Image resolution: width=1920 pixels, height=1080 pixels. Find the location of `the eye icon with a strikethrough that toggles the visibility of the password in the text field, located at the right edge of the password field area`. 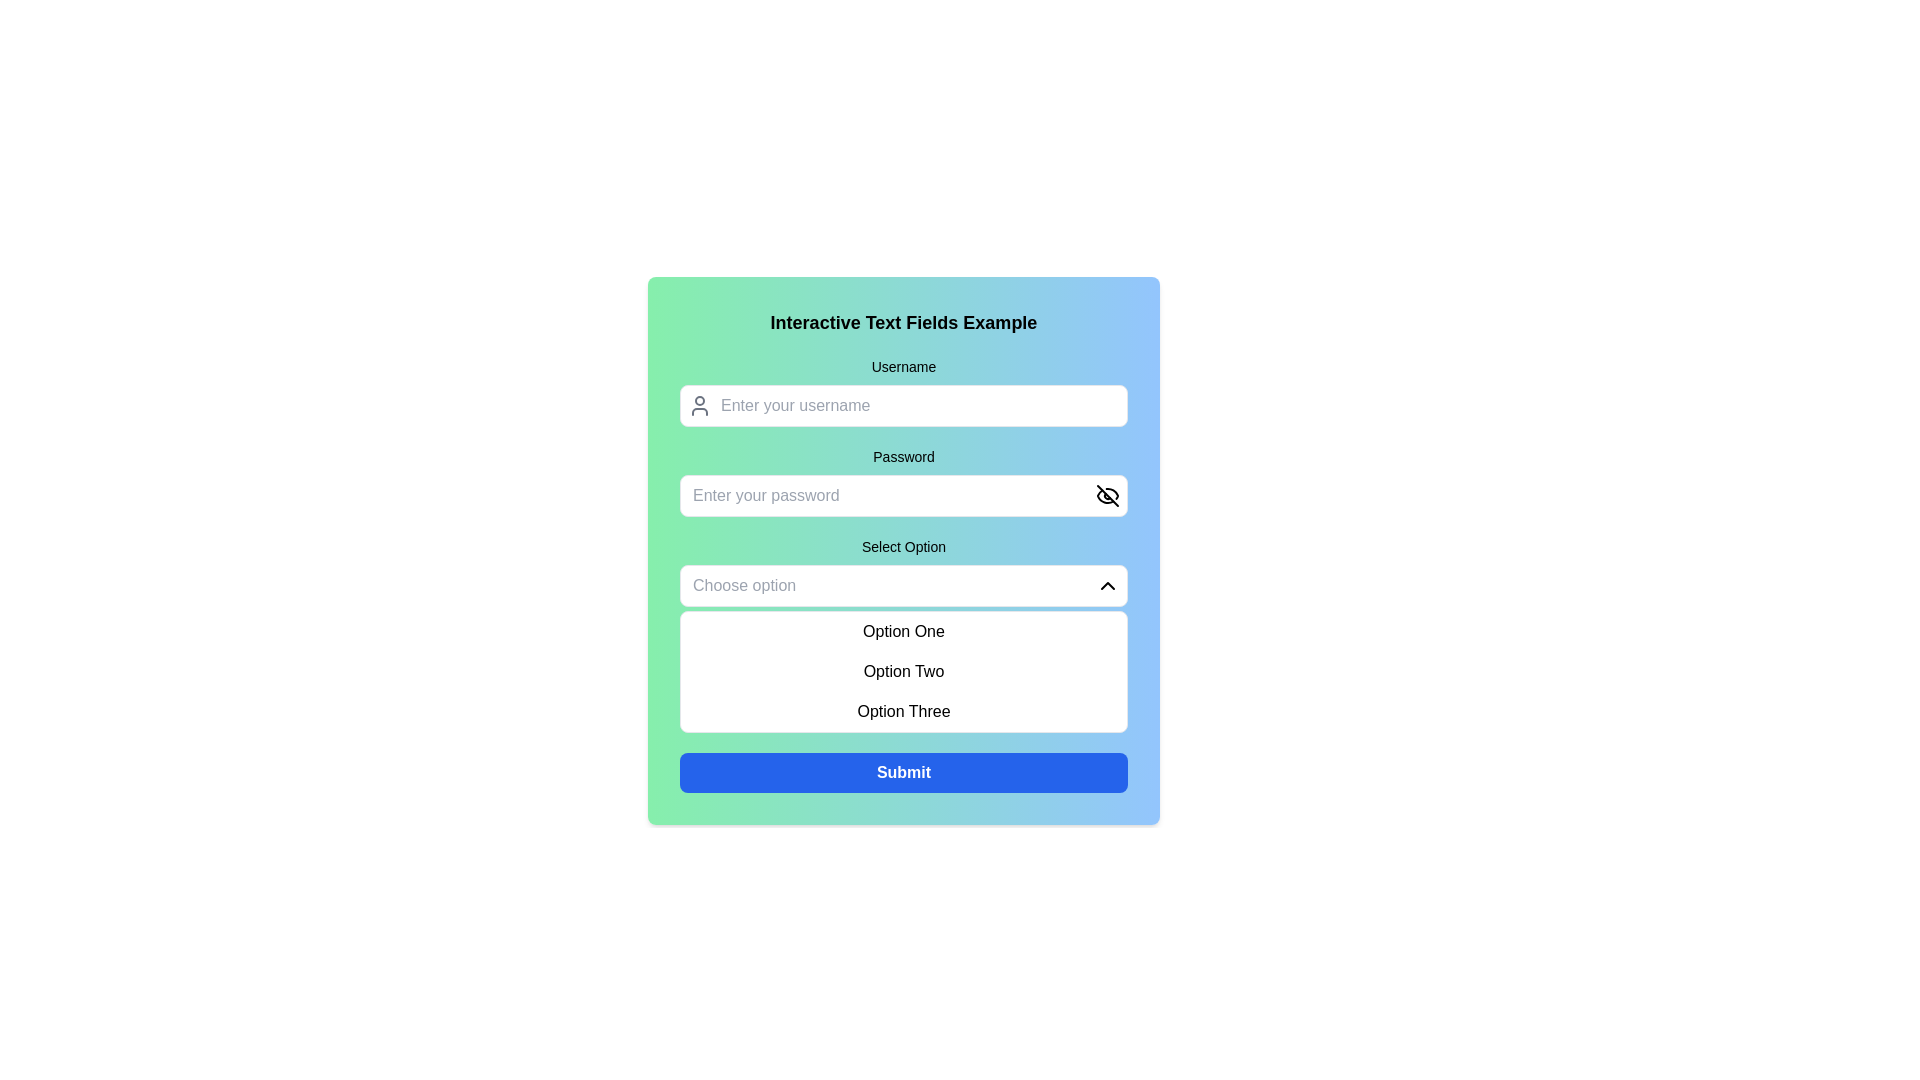

the eye icon with a strikethrough that toggles the visibility of the password in the text field, located at the right edge of the password field area is located at coordinates (1107, 495).